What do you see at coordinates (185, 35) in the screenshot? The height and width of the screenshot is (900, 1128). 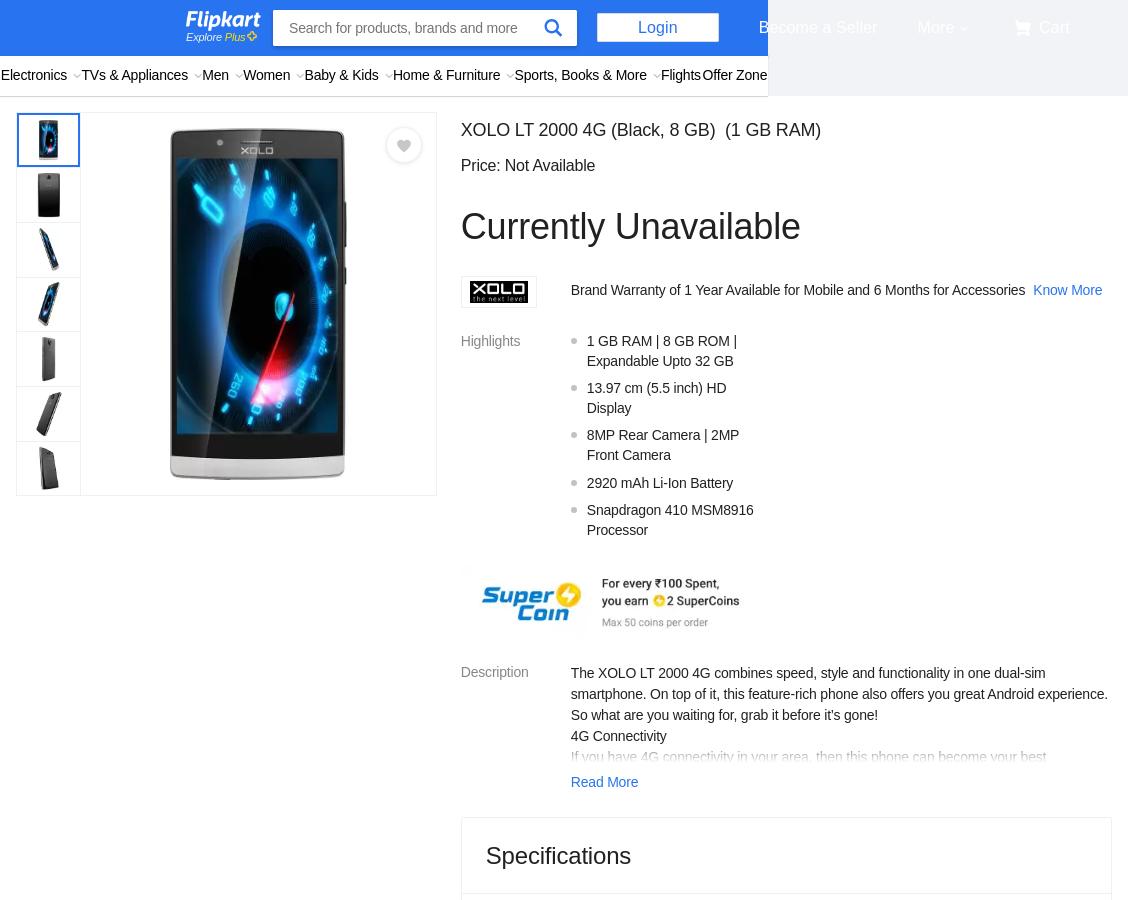 I see `'Explore'` at bounding box center [185, 35].